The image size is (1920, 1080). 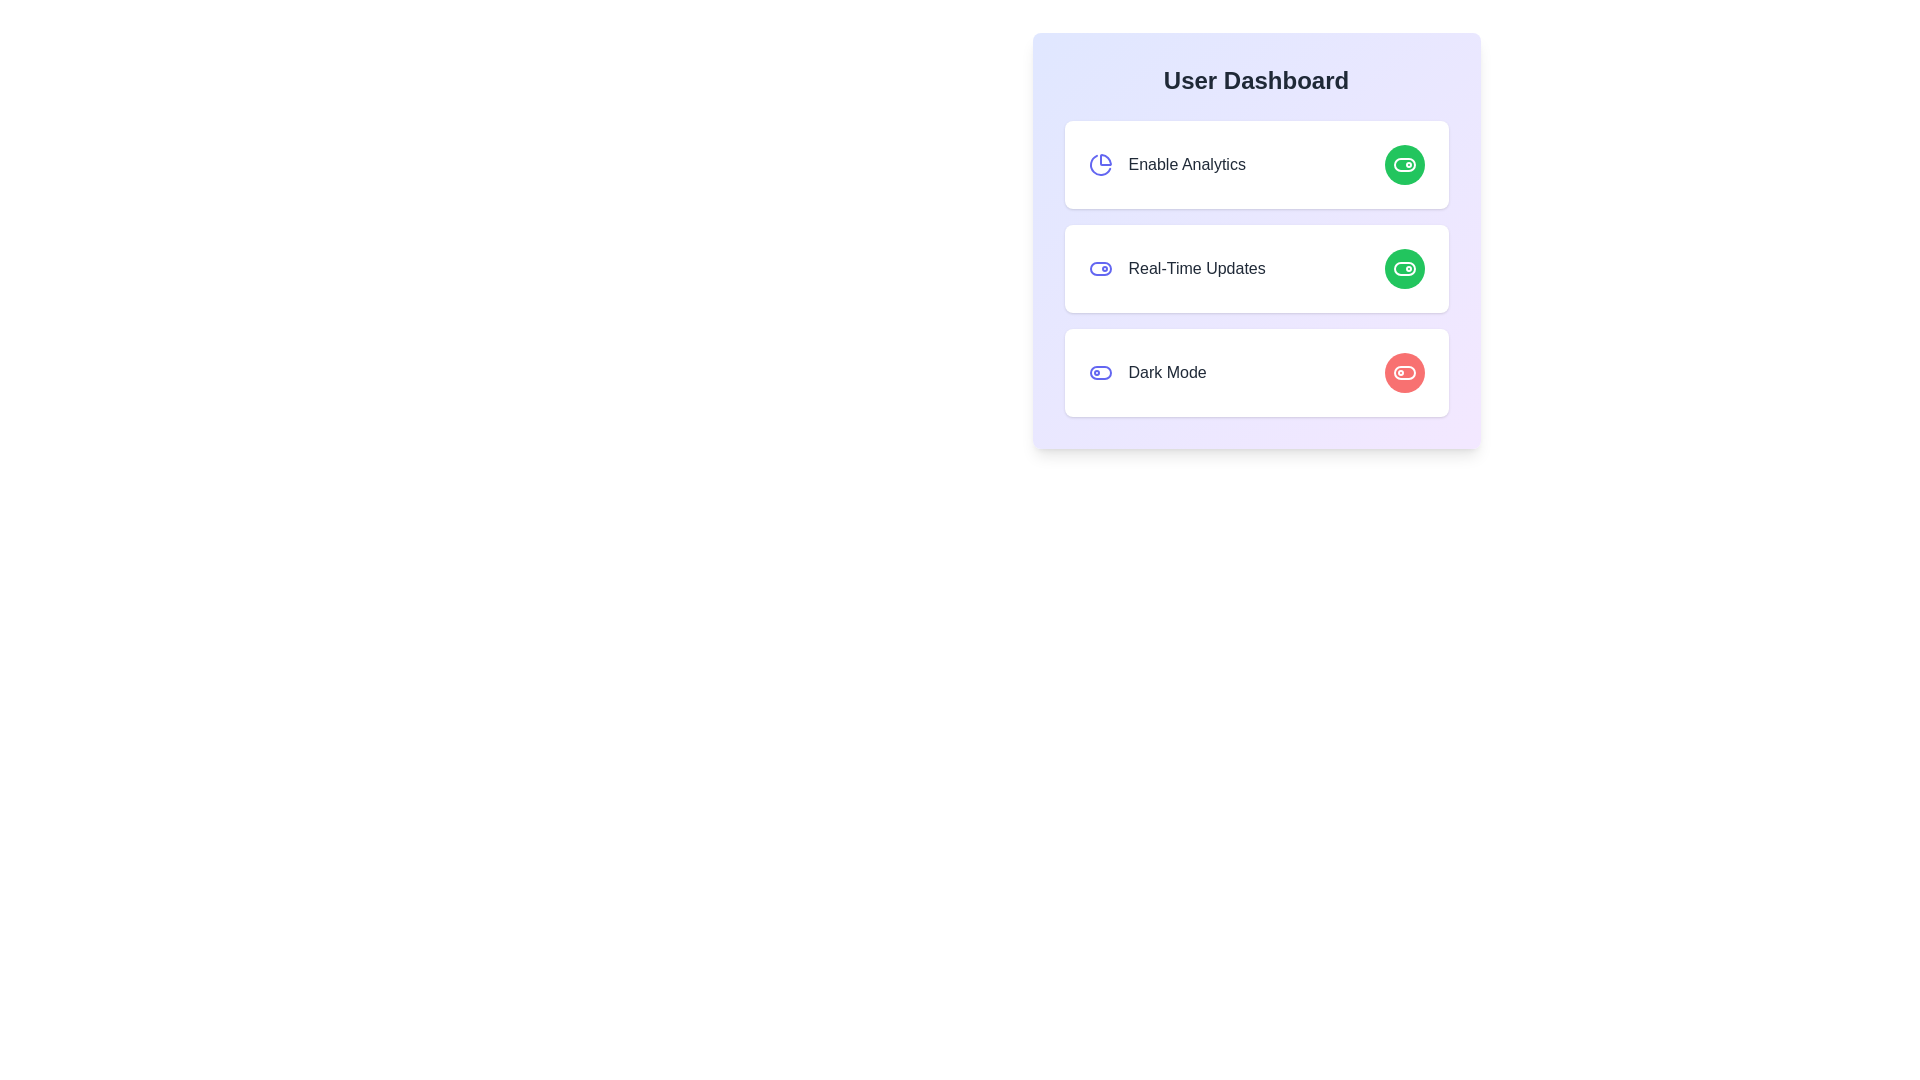 I want to click on the pie chart icon located in the first row of the User Dashboard, to the left of the text label 'Enable Analytics', so click(x=1099, y=164).